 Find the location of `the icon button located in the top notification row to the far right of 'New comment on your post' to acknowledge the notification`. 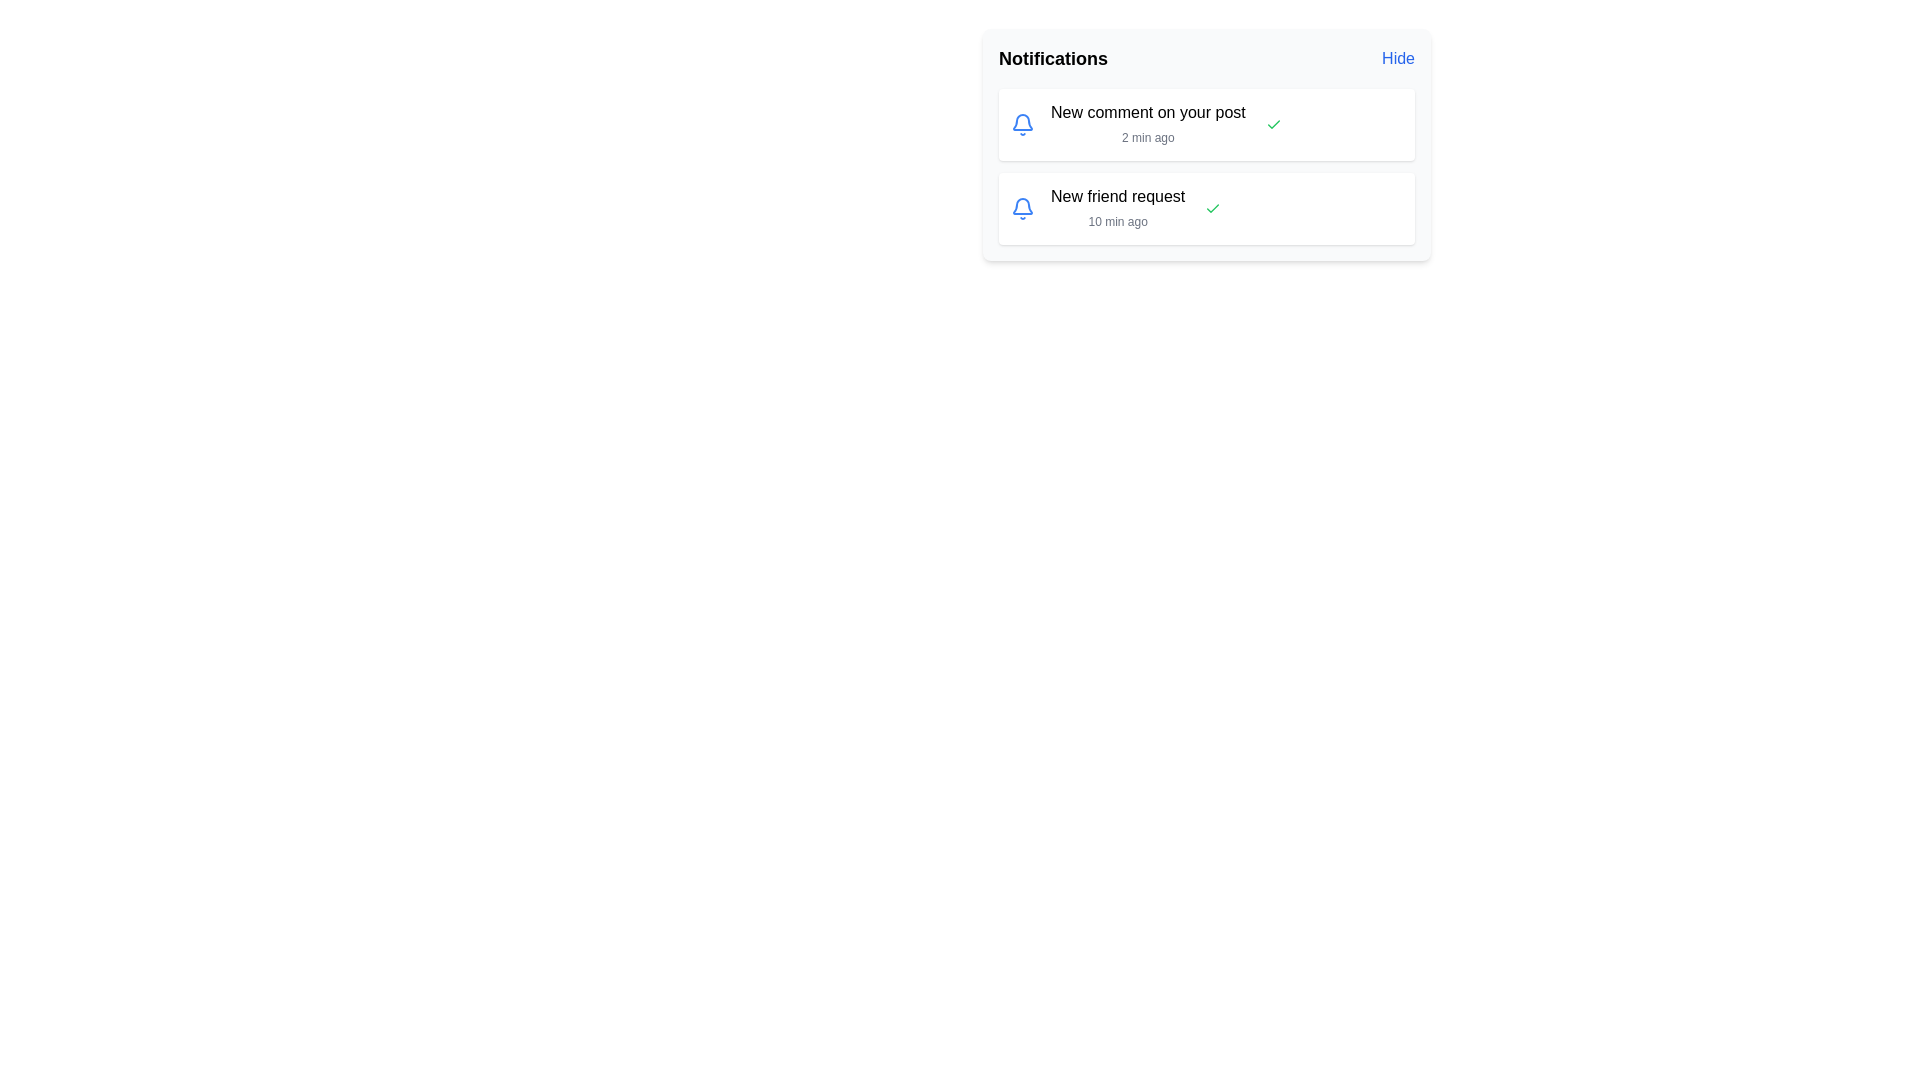

the icon button located in the top notification row to the far right of 'New comment on your post' to acknowledge the notification is located at coordinates (1272, 124).